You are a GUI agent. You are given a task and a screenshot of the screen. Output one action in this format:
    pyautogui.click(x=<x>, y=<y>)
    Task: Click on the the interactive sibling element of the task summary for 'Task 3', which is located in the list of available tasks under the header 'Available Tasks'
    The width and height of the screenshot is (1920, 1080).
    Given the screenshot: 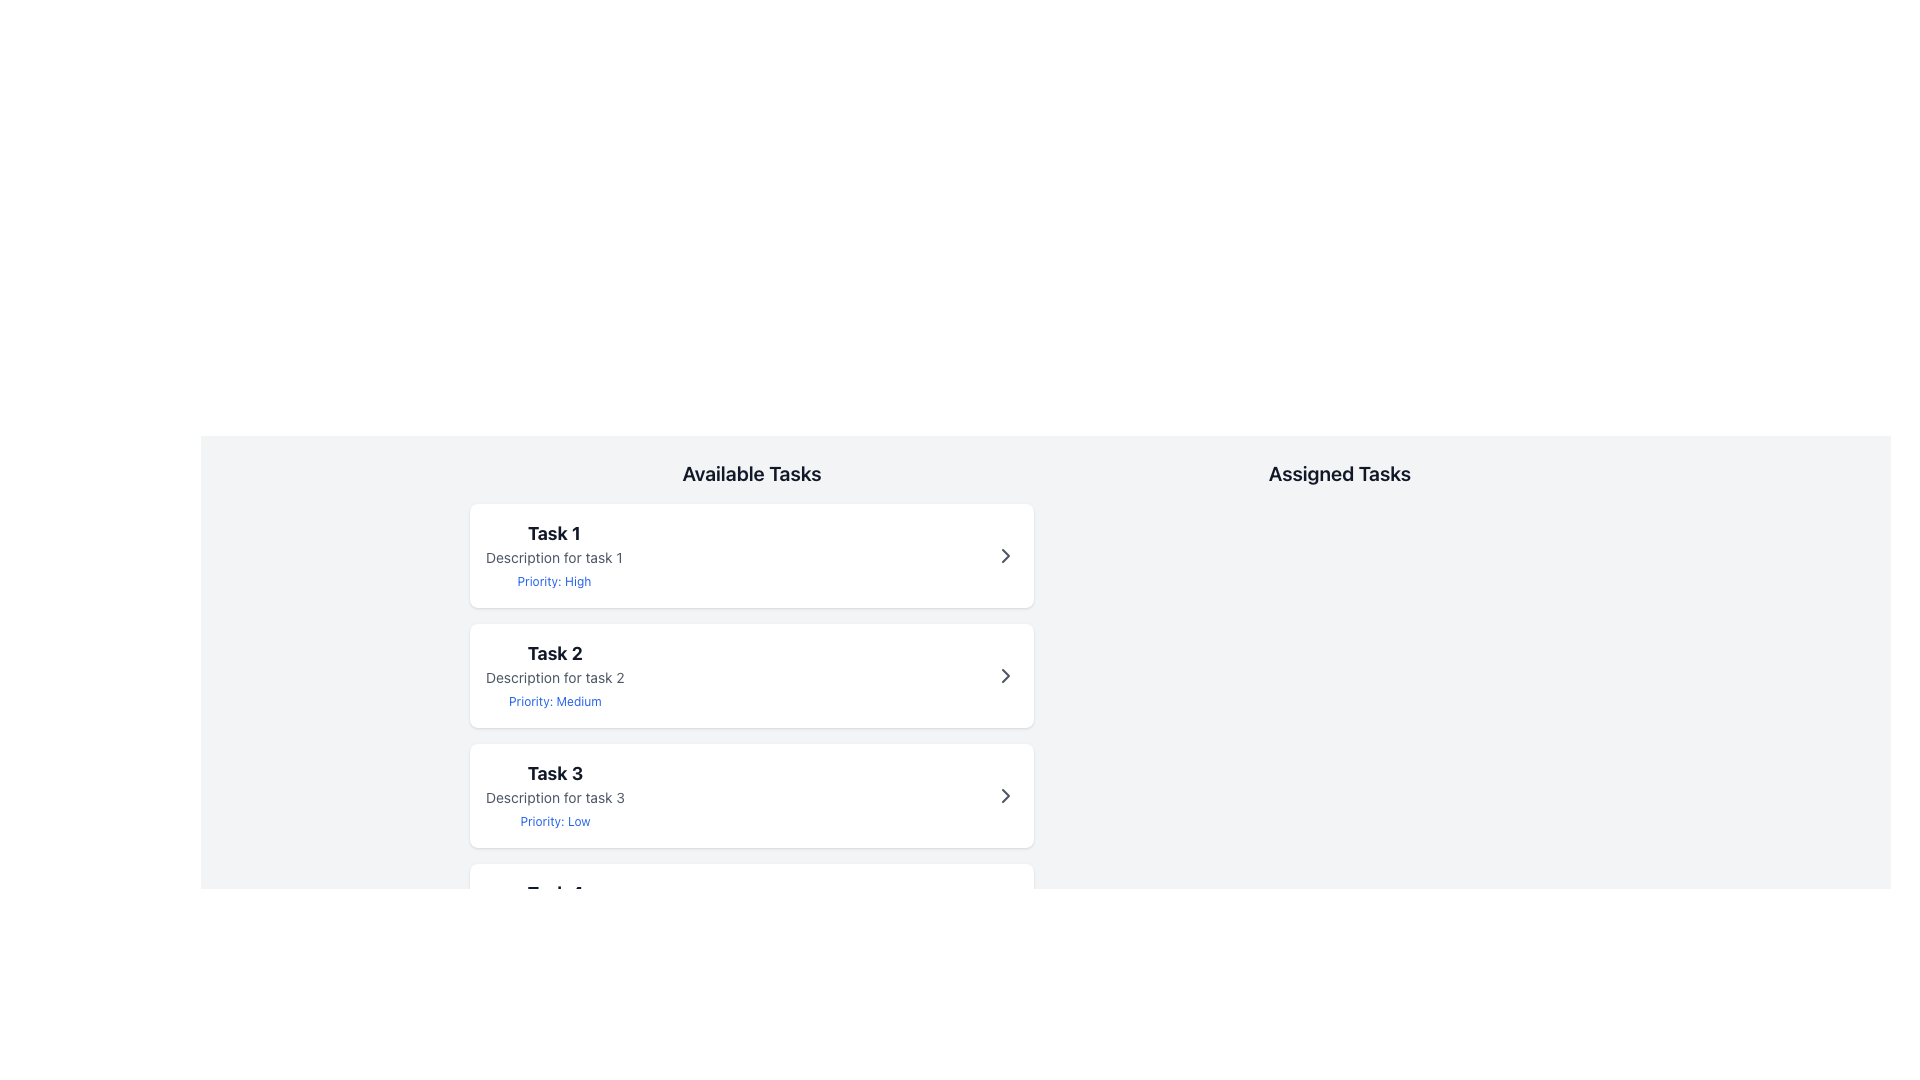 What is the action you would take?
    pyautogui.click(x=555, y=794)
    